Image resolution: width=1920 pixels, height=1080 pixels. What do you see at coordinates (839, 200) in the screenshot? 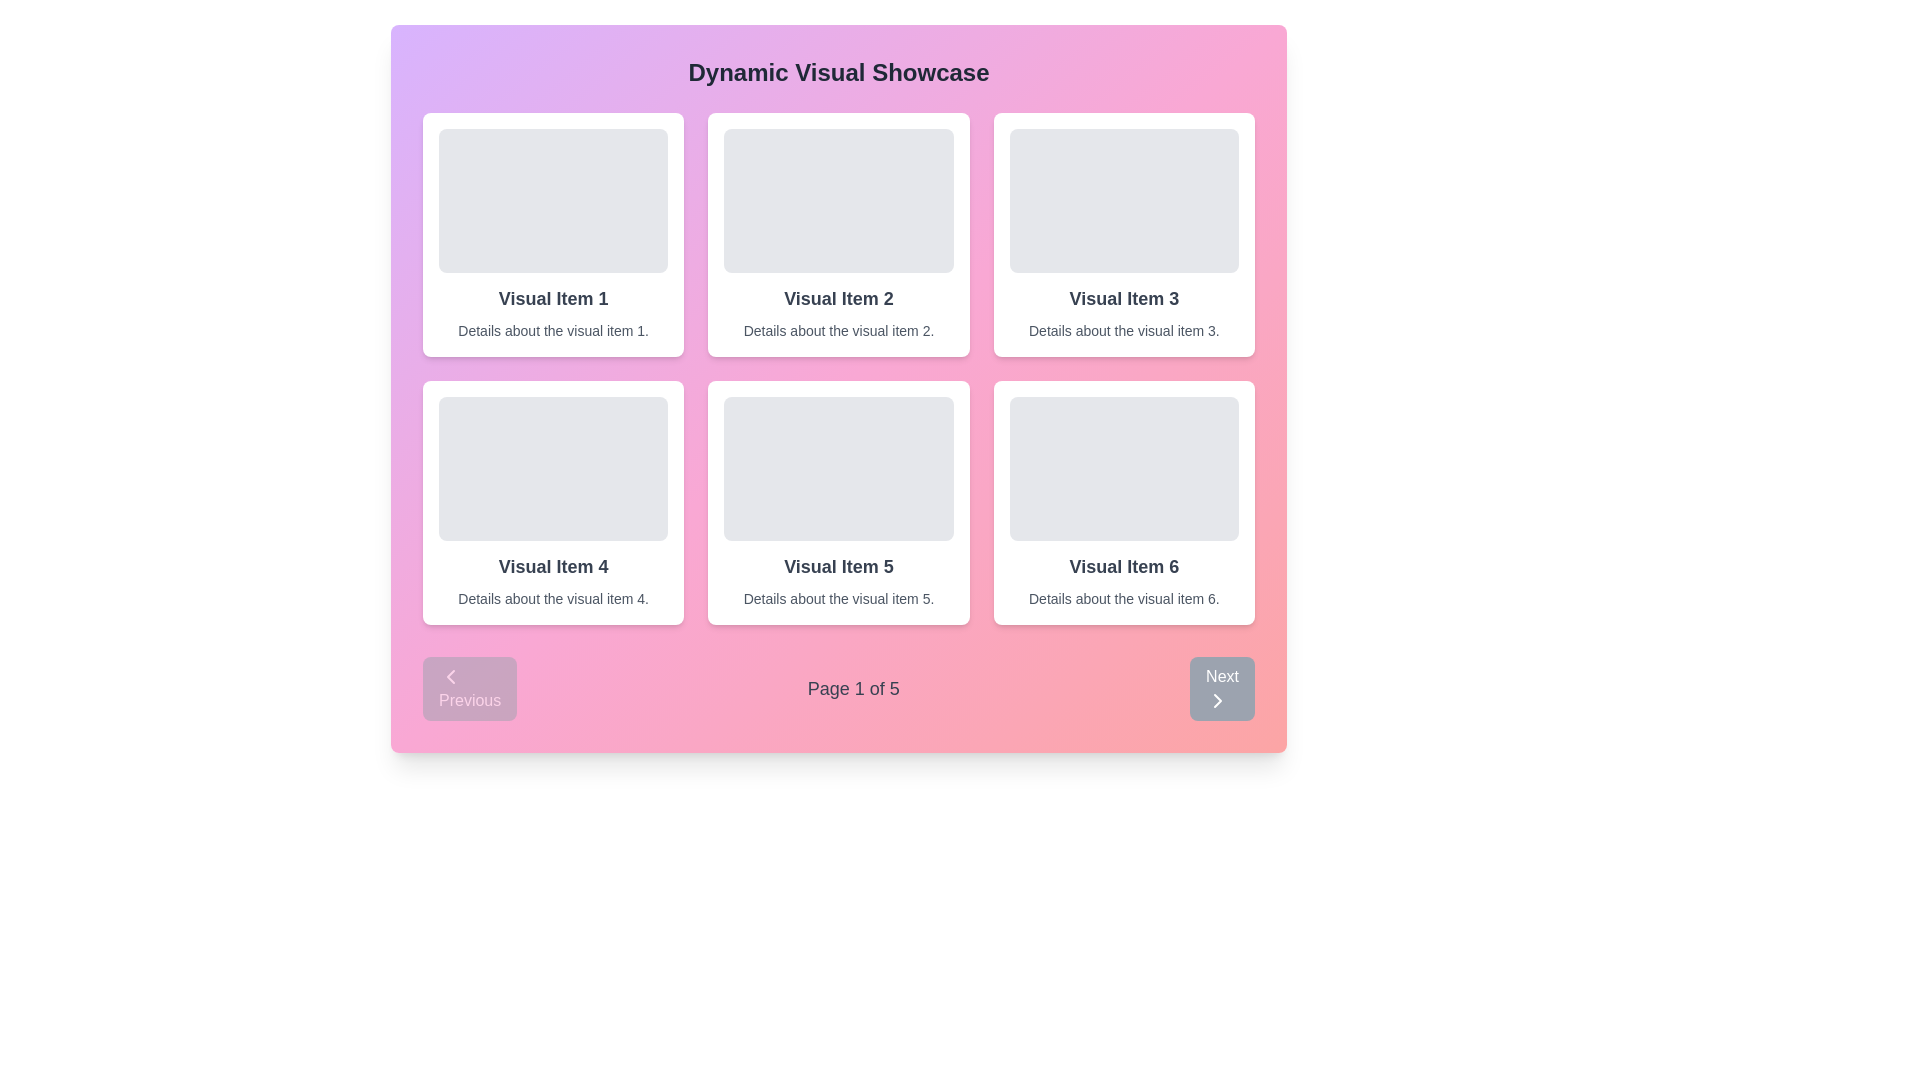
I see `the visual placeholder element located in the card labeled 'Visual Item 2', which is positioned centrally in the middle row of the grid layout` at bounding box center [839, 200].